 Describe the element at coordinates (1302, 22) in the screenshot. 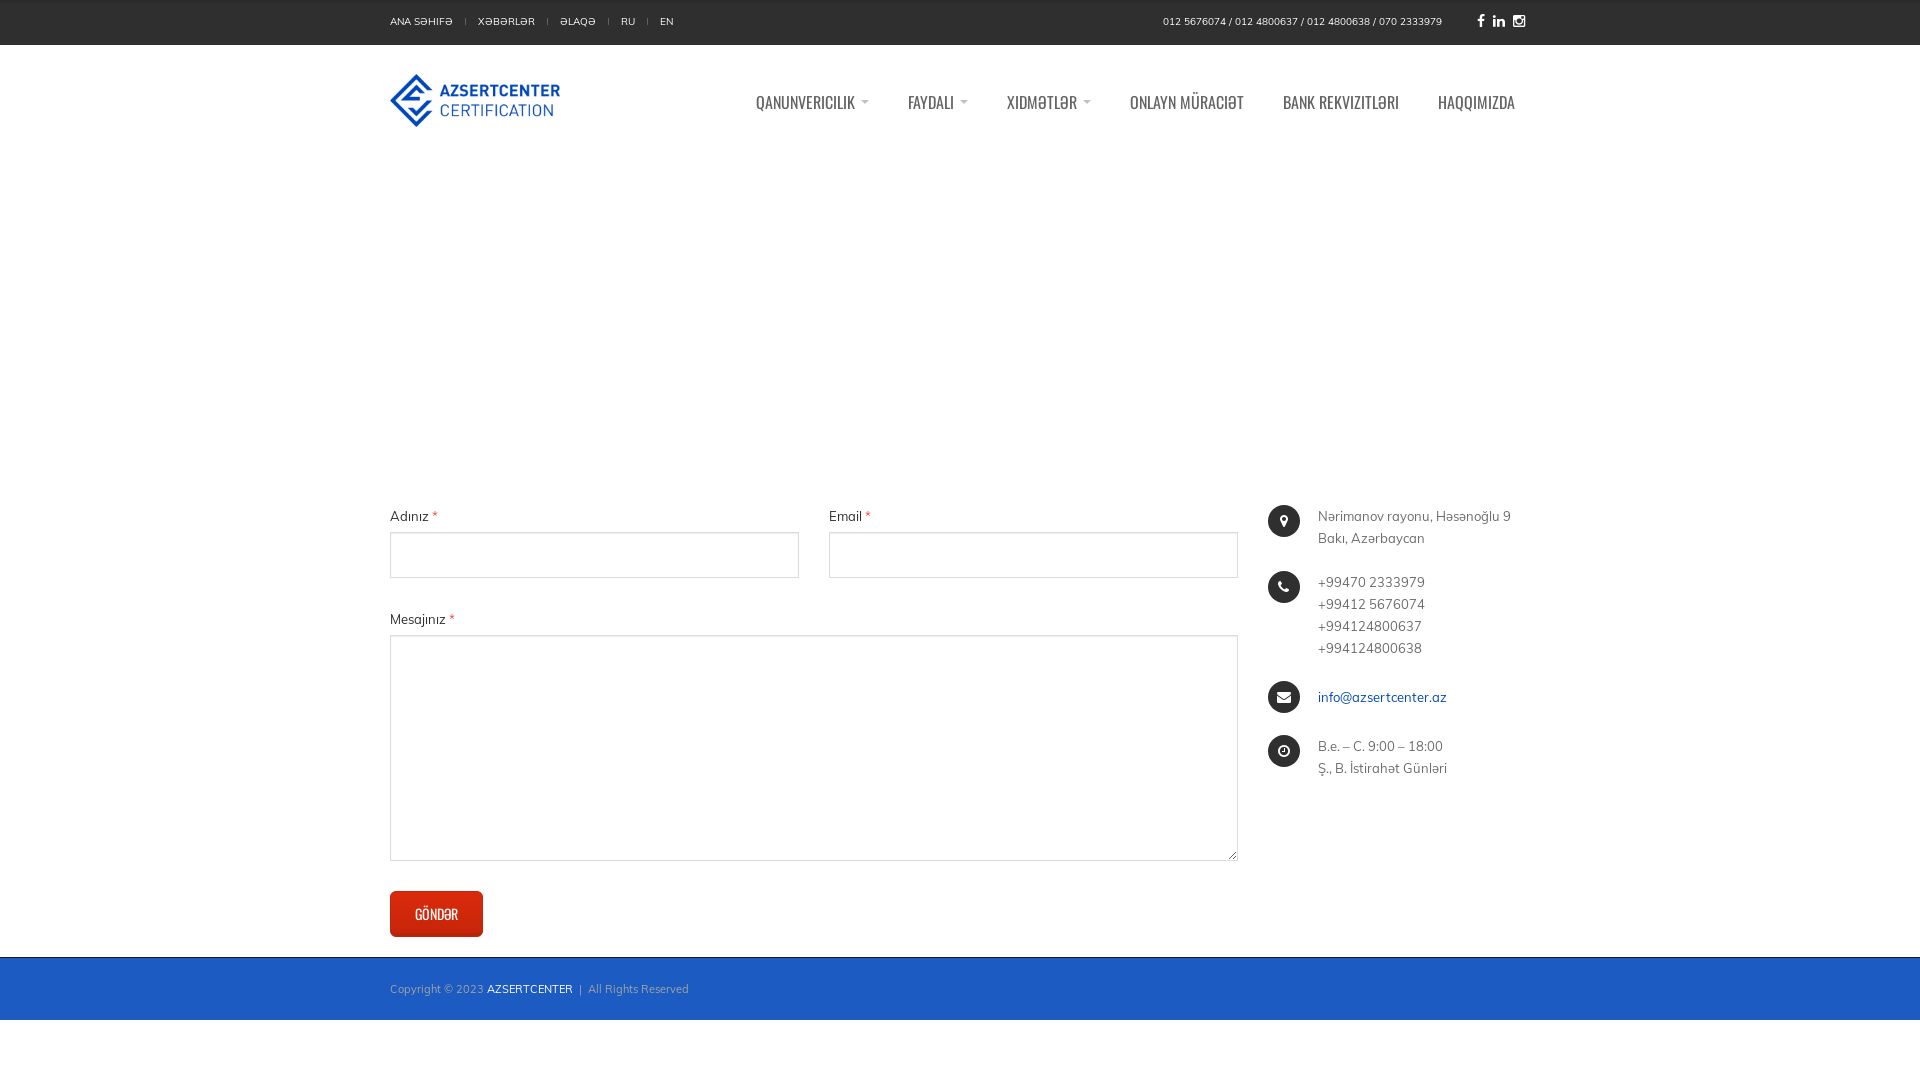

I see `'012 5676074 / 012 4800637 / 012 4800638 / 070 2333979'` at that location.